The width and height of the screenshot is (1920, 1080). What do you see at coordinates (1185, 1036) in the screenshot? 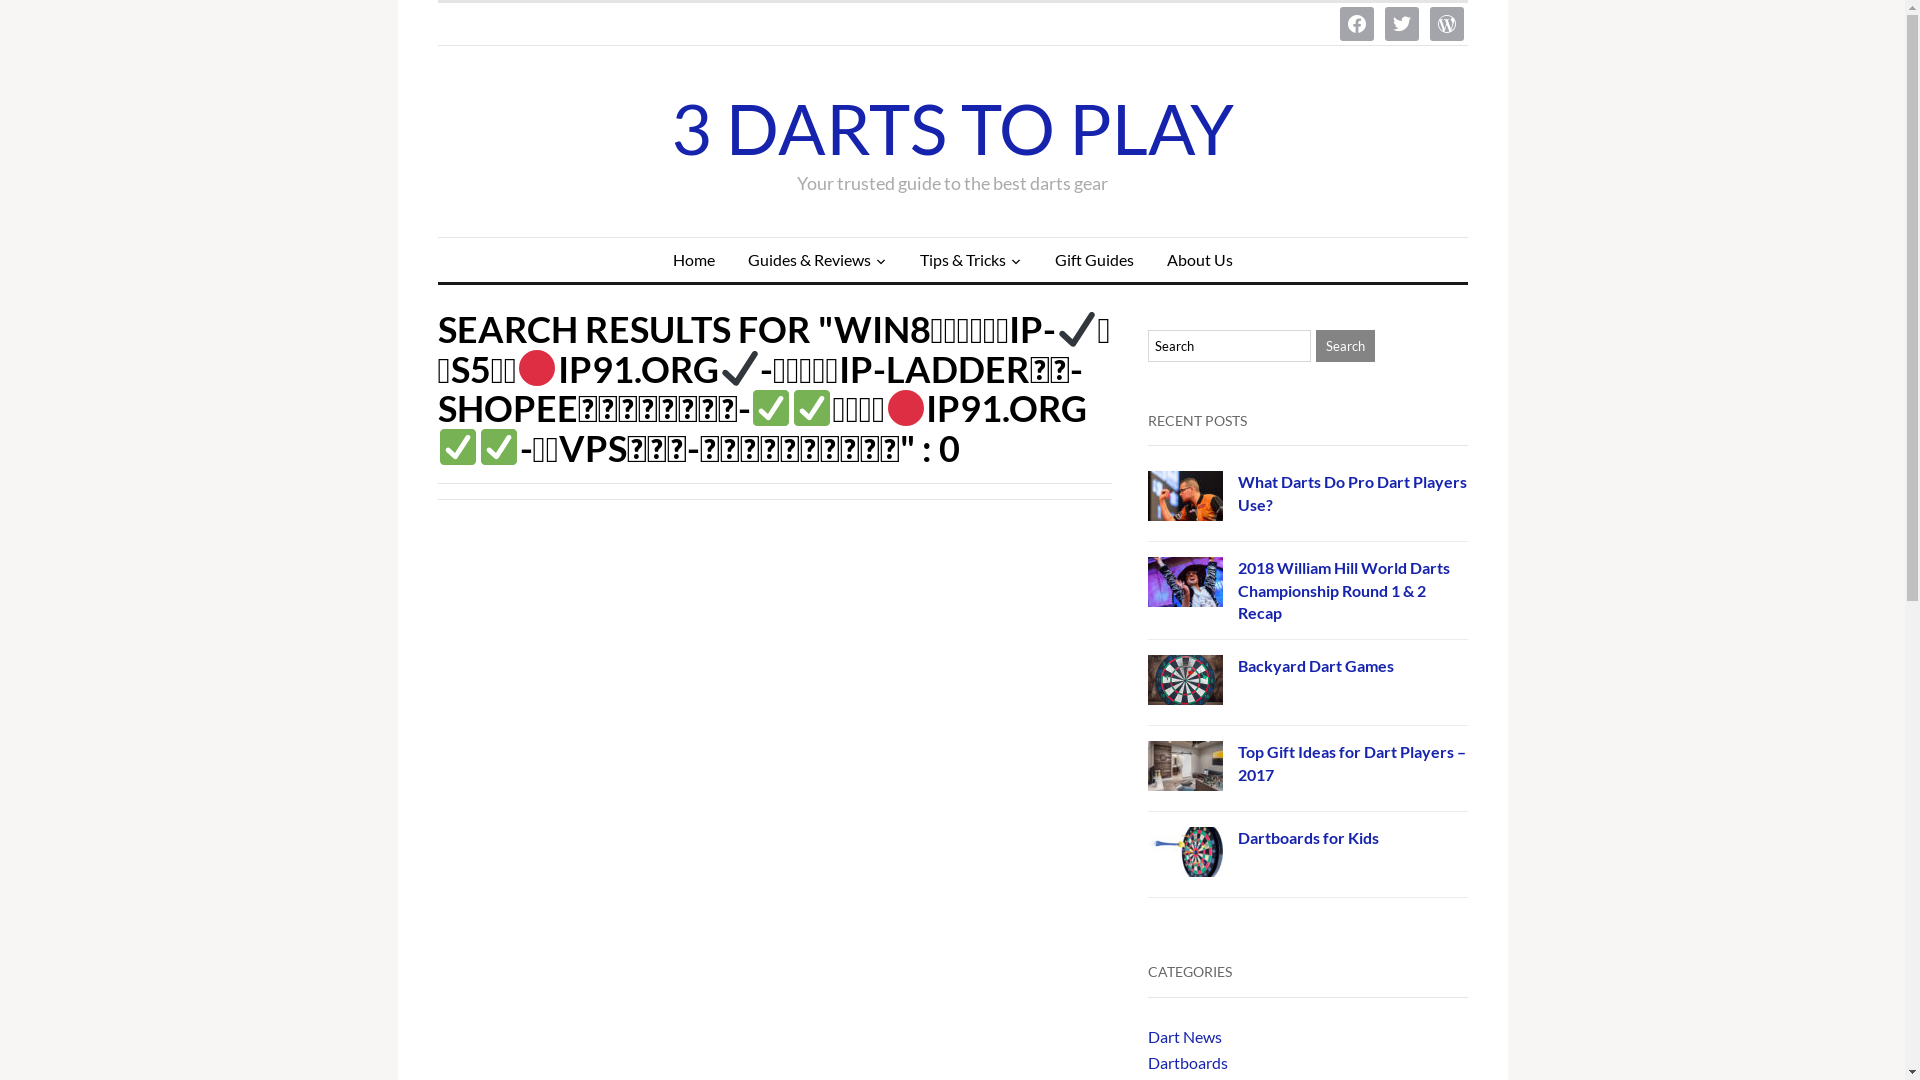
I see `'Dart News'` at bounding box center [1185, 1036].